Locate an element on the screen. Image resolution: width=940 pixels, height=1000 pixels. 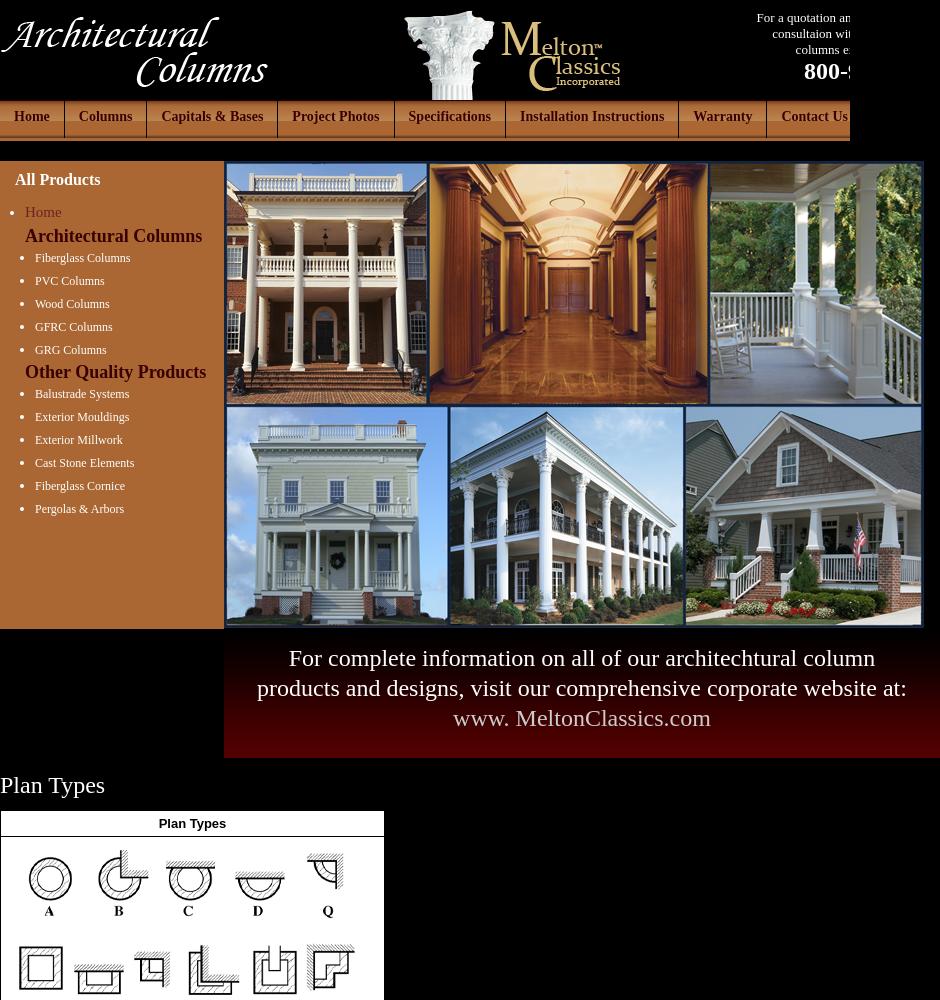
'For a quotation and complimentary consultaion with an experienced columns expert, please call:' is located at coordinates (755, 33).